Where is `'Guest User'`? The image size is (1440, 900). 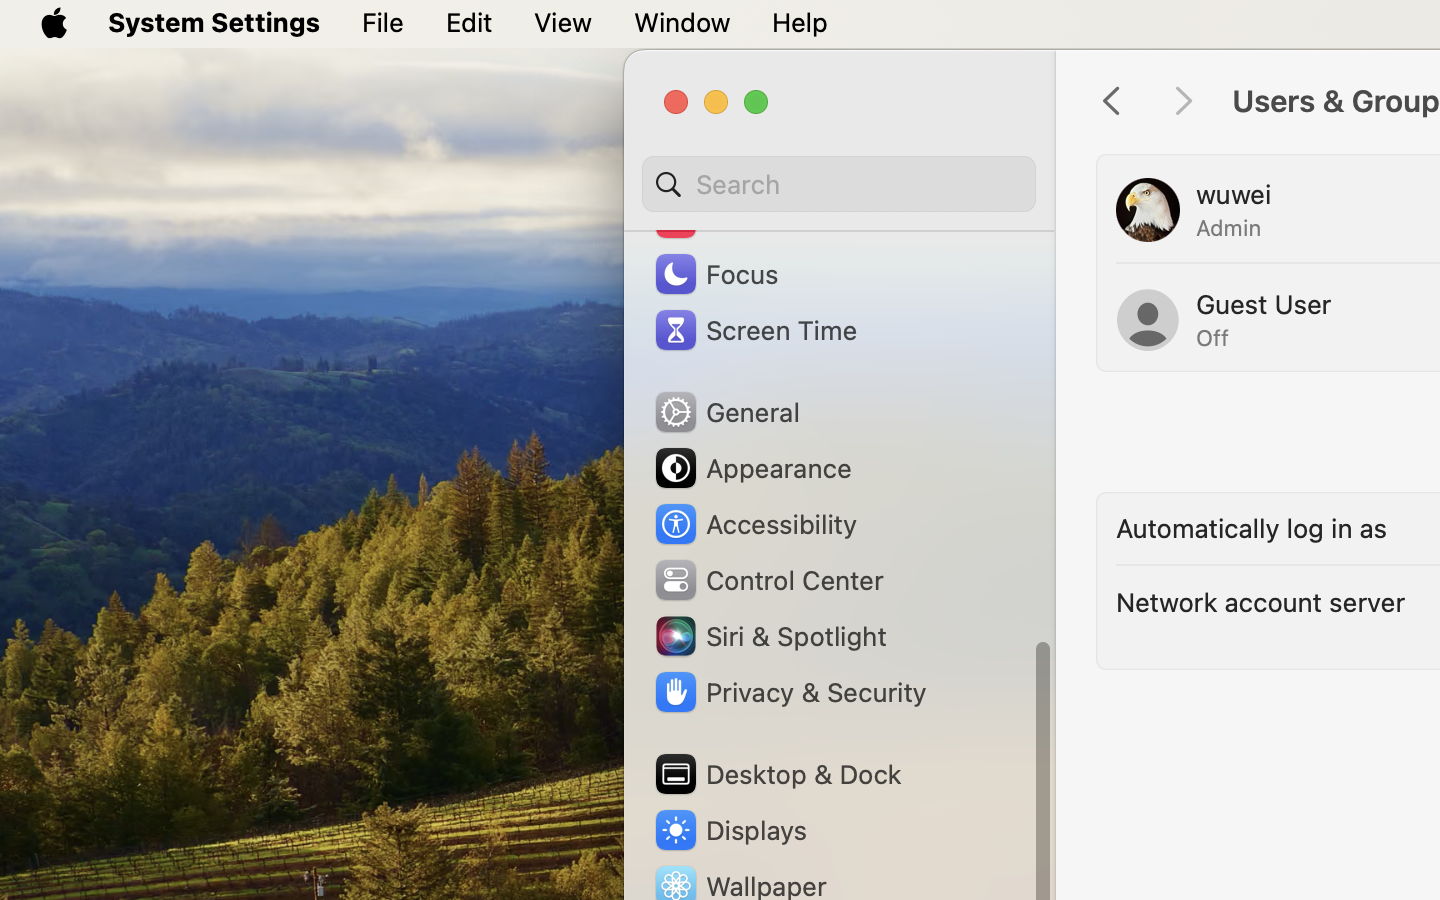
'Guest User' is located at coordinates (1264, 303).